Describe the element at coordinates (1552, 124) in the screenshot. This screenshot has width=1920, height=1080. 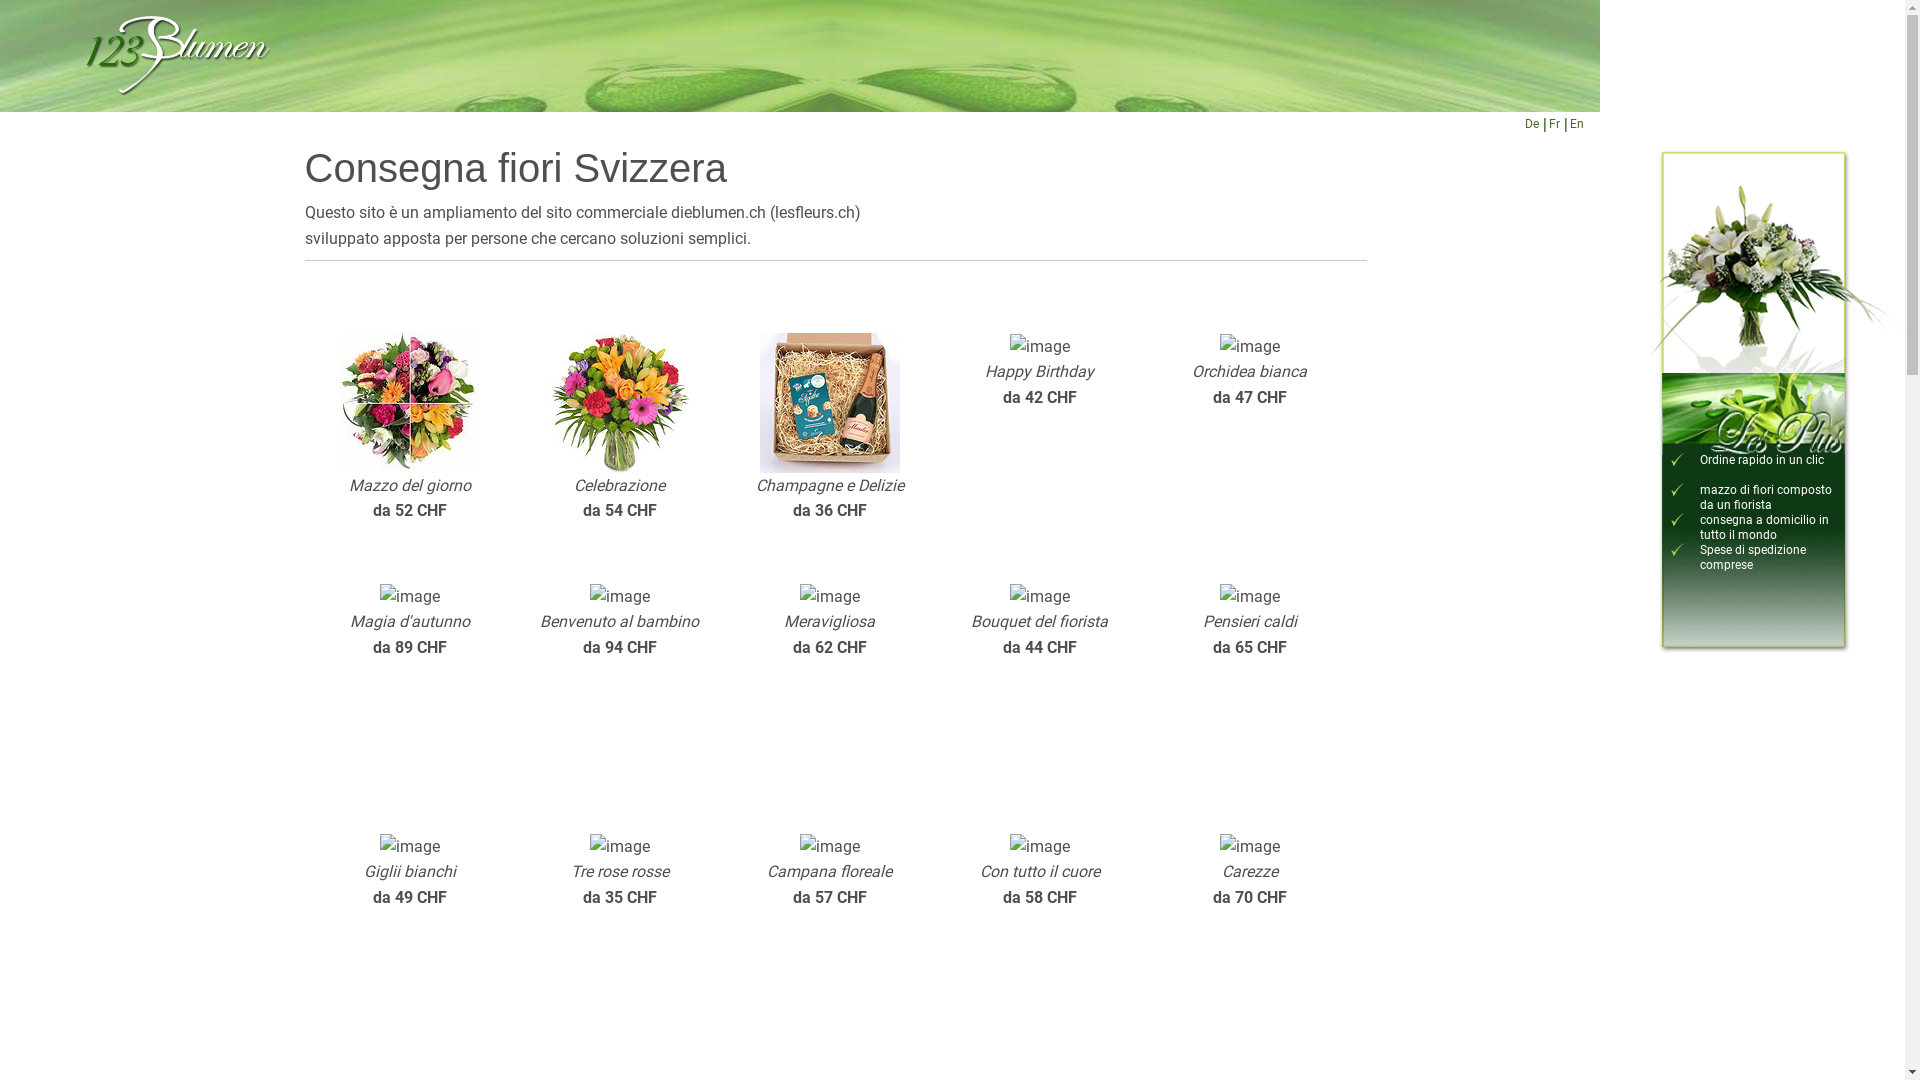
I see `'Fr'` at that location.